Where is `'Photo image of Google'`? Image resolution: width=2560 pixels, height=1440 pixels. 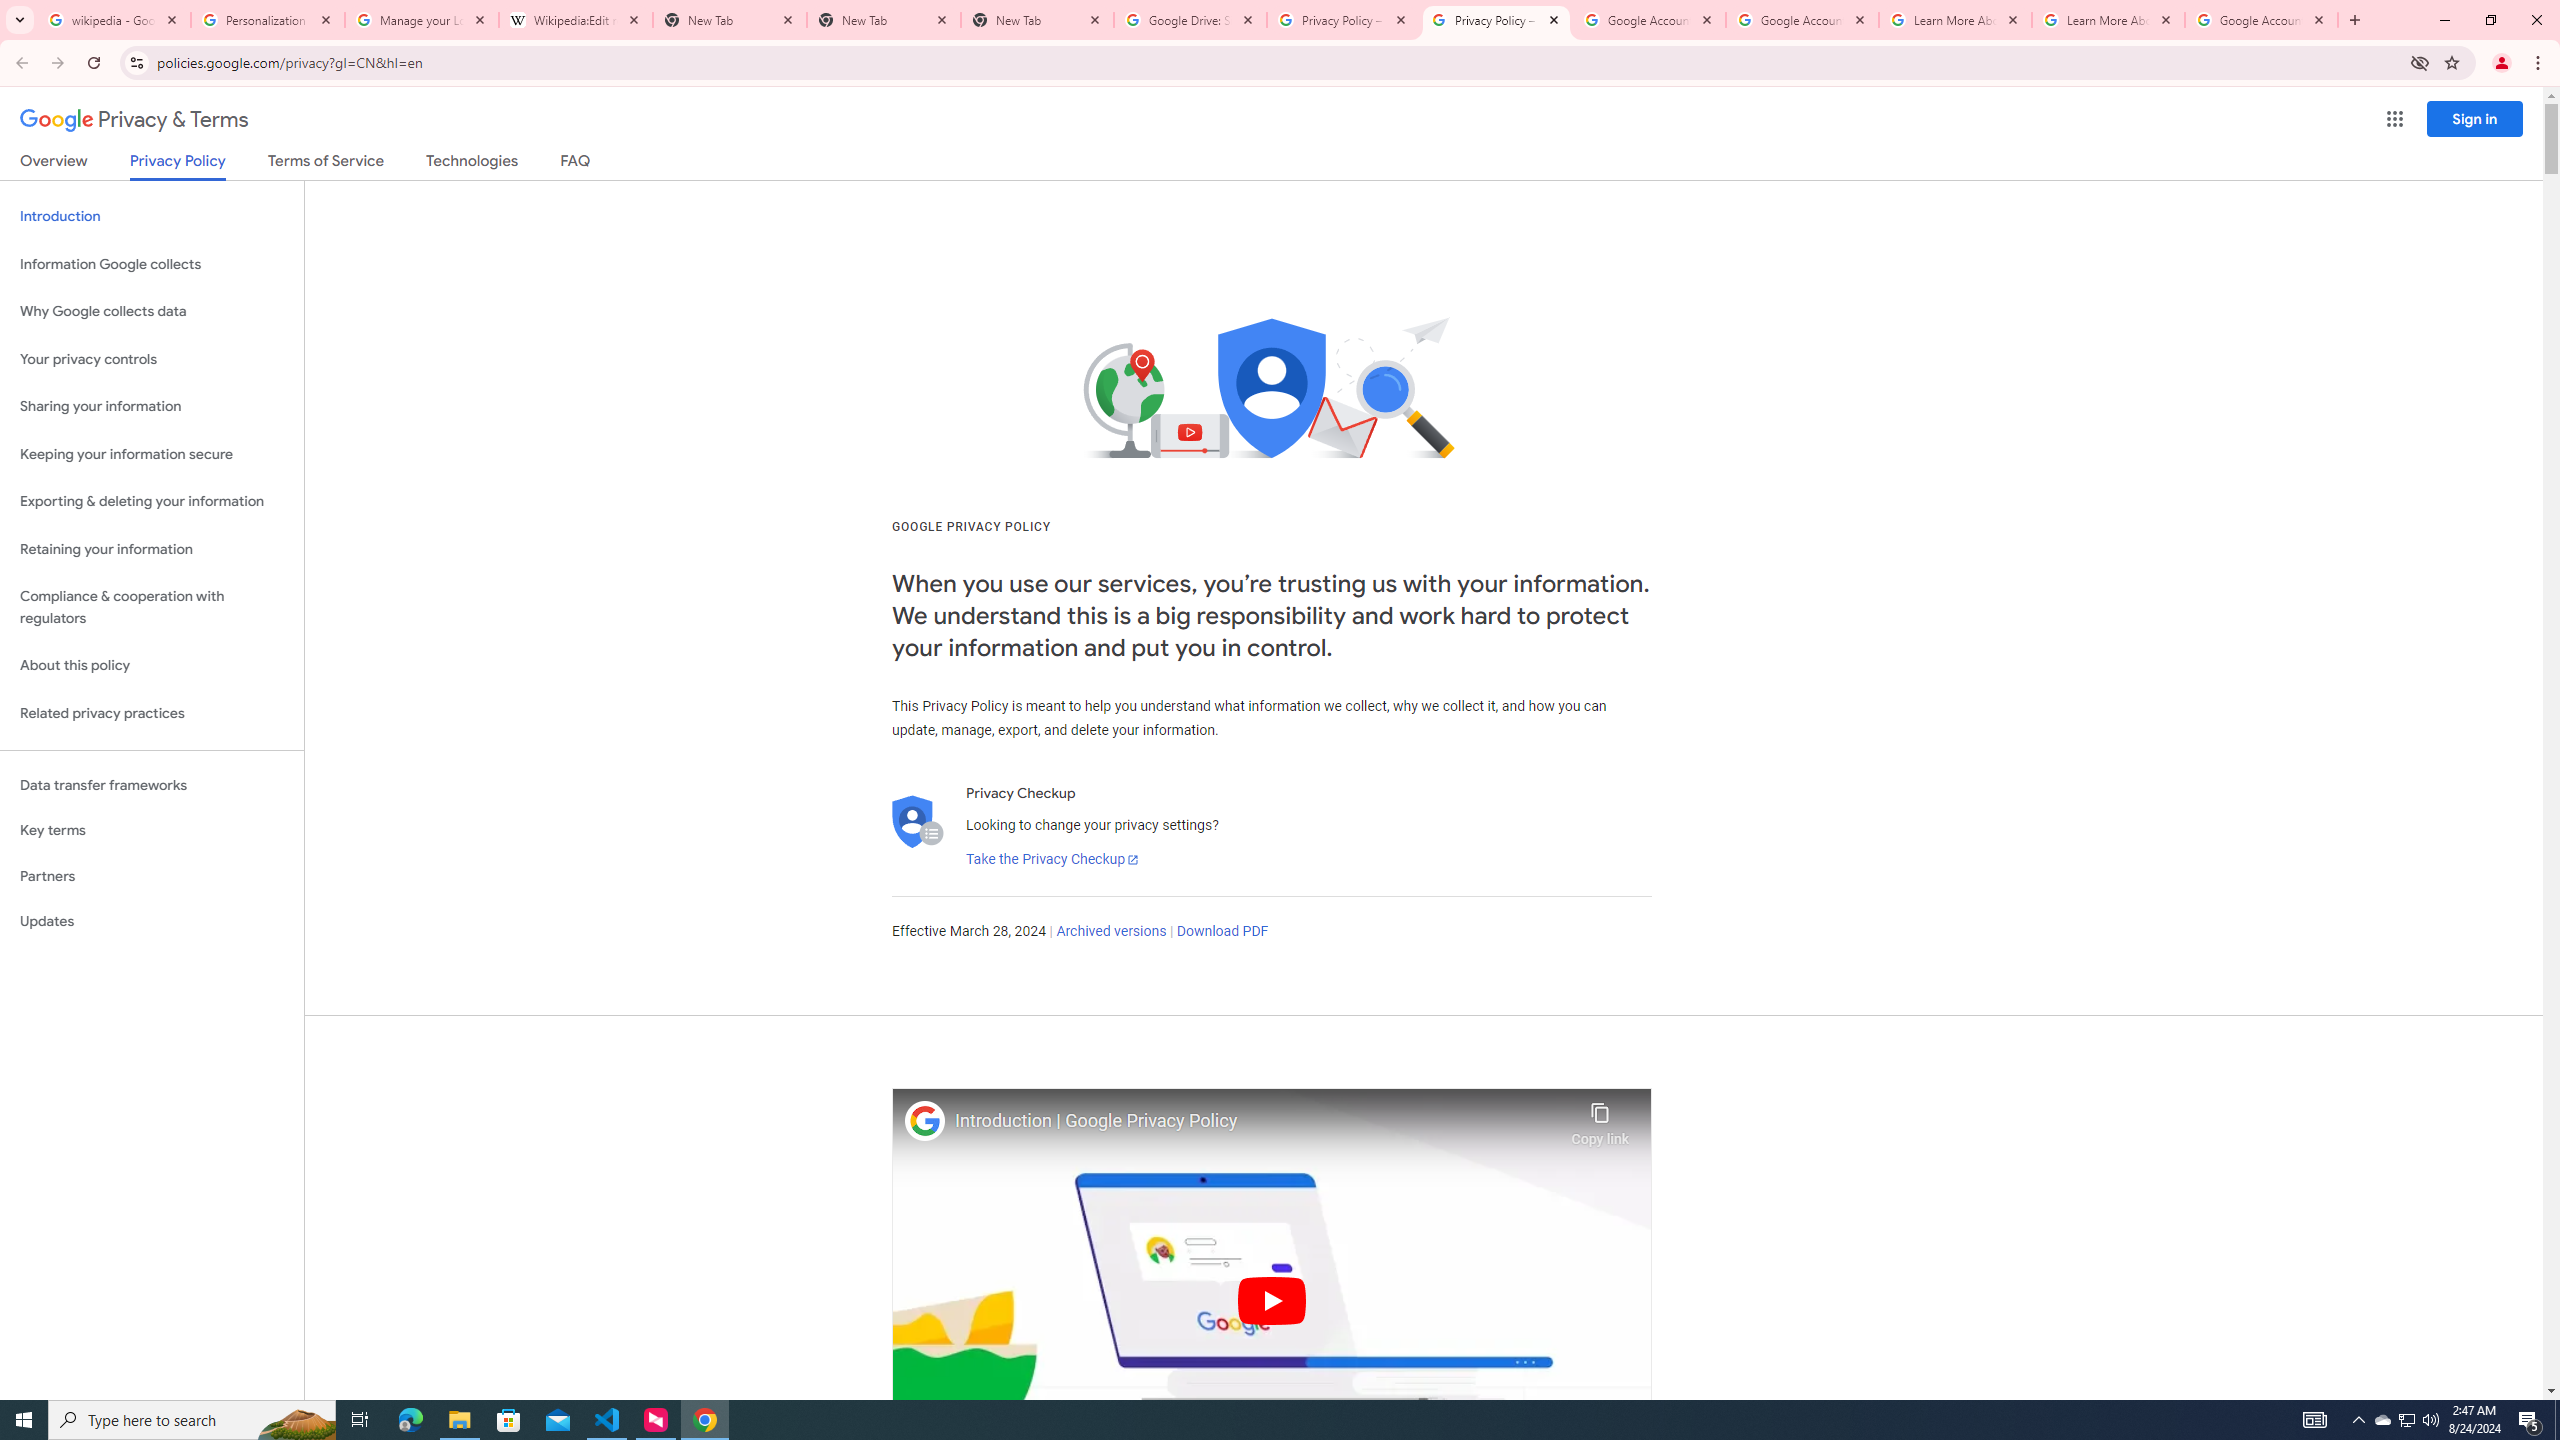 'Photo image of Google' is located at coordinates (925, 1119).